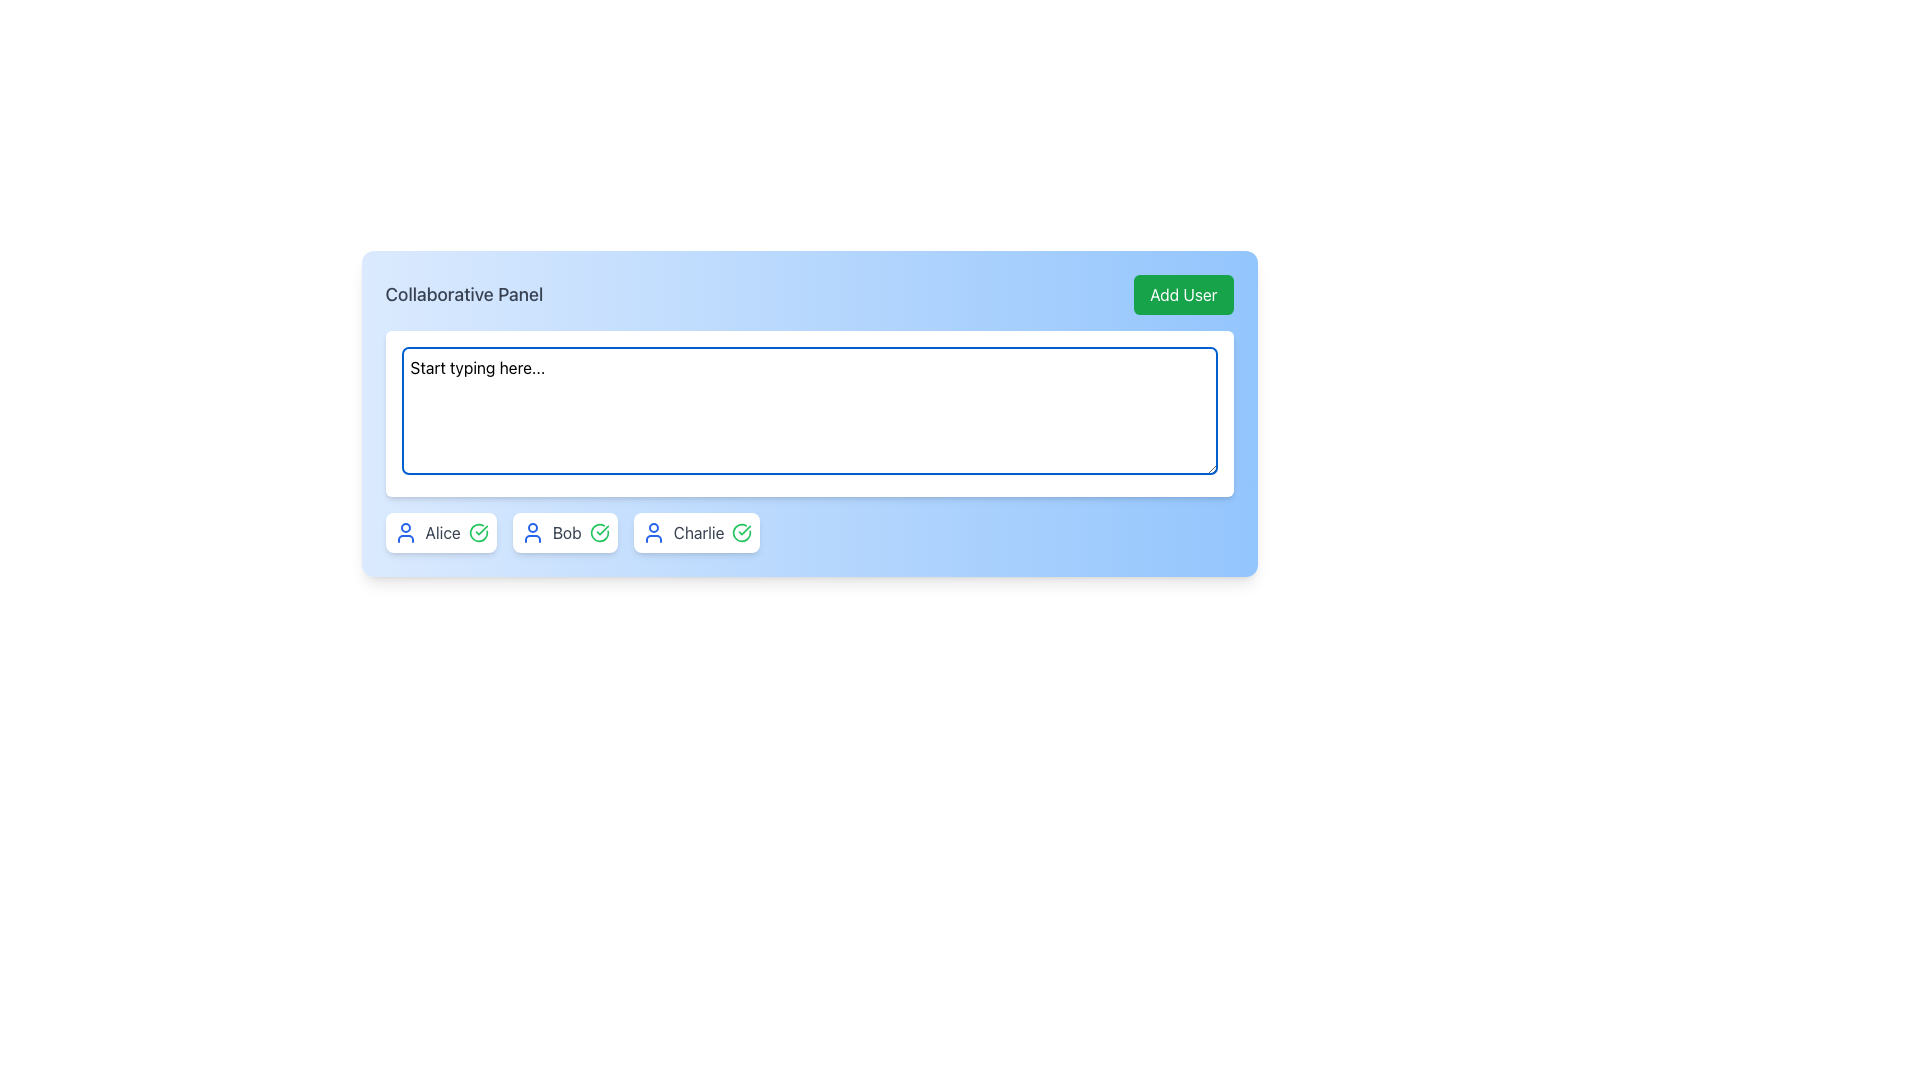  What do you see at coordinates (1183, 294) in the screenshot?
I see `the 'Add User' button located at the top-right corner of the panel` at bounding box center [1183, 294].